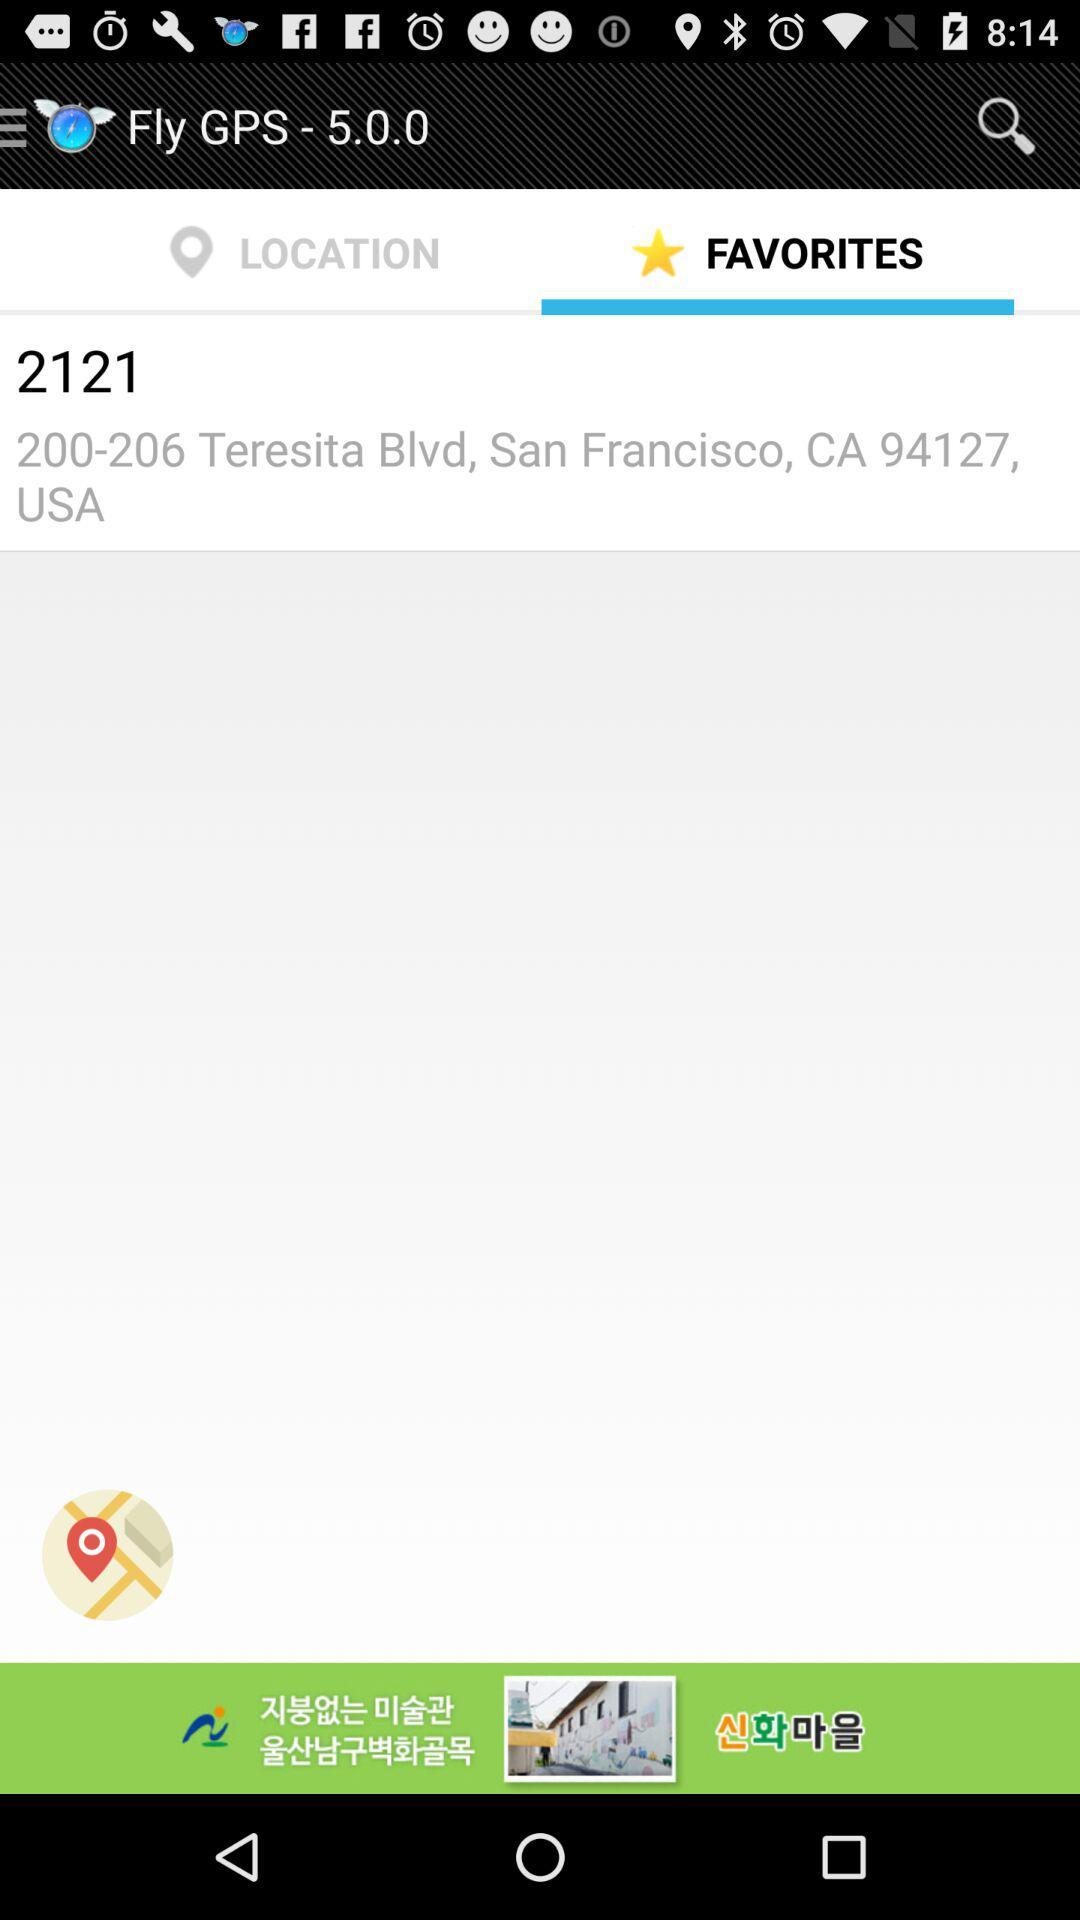 This screenshot has height=1920, width=1080. Describe the element at coordinates (540, 373) in the screenshot. I see `item above the 200 206 teresita item` at that location.